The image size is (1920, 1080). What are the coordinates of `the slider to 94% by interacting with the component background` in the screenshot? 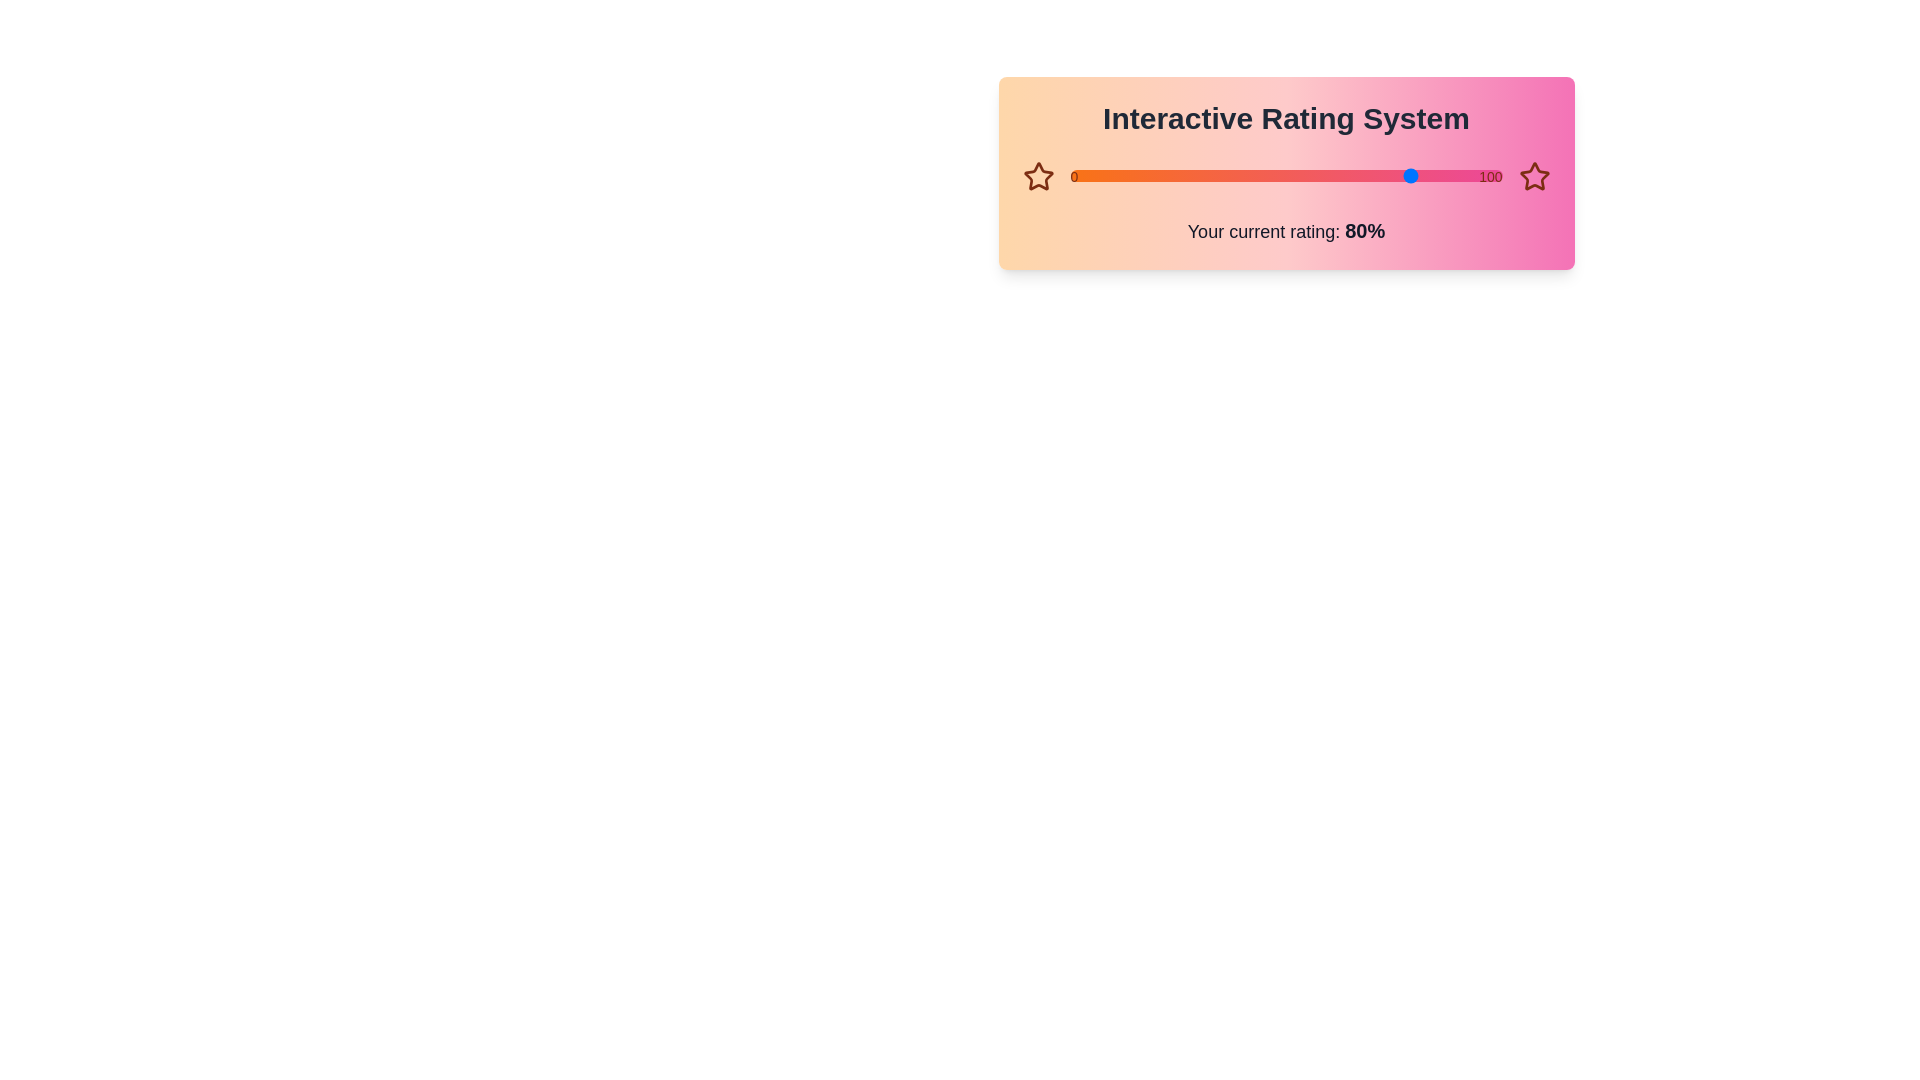 It's located at (1476, 175).